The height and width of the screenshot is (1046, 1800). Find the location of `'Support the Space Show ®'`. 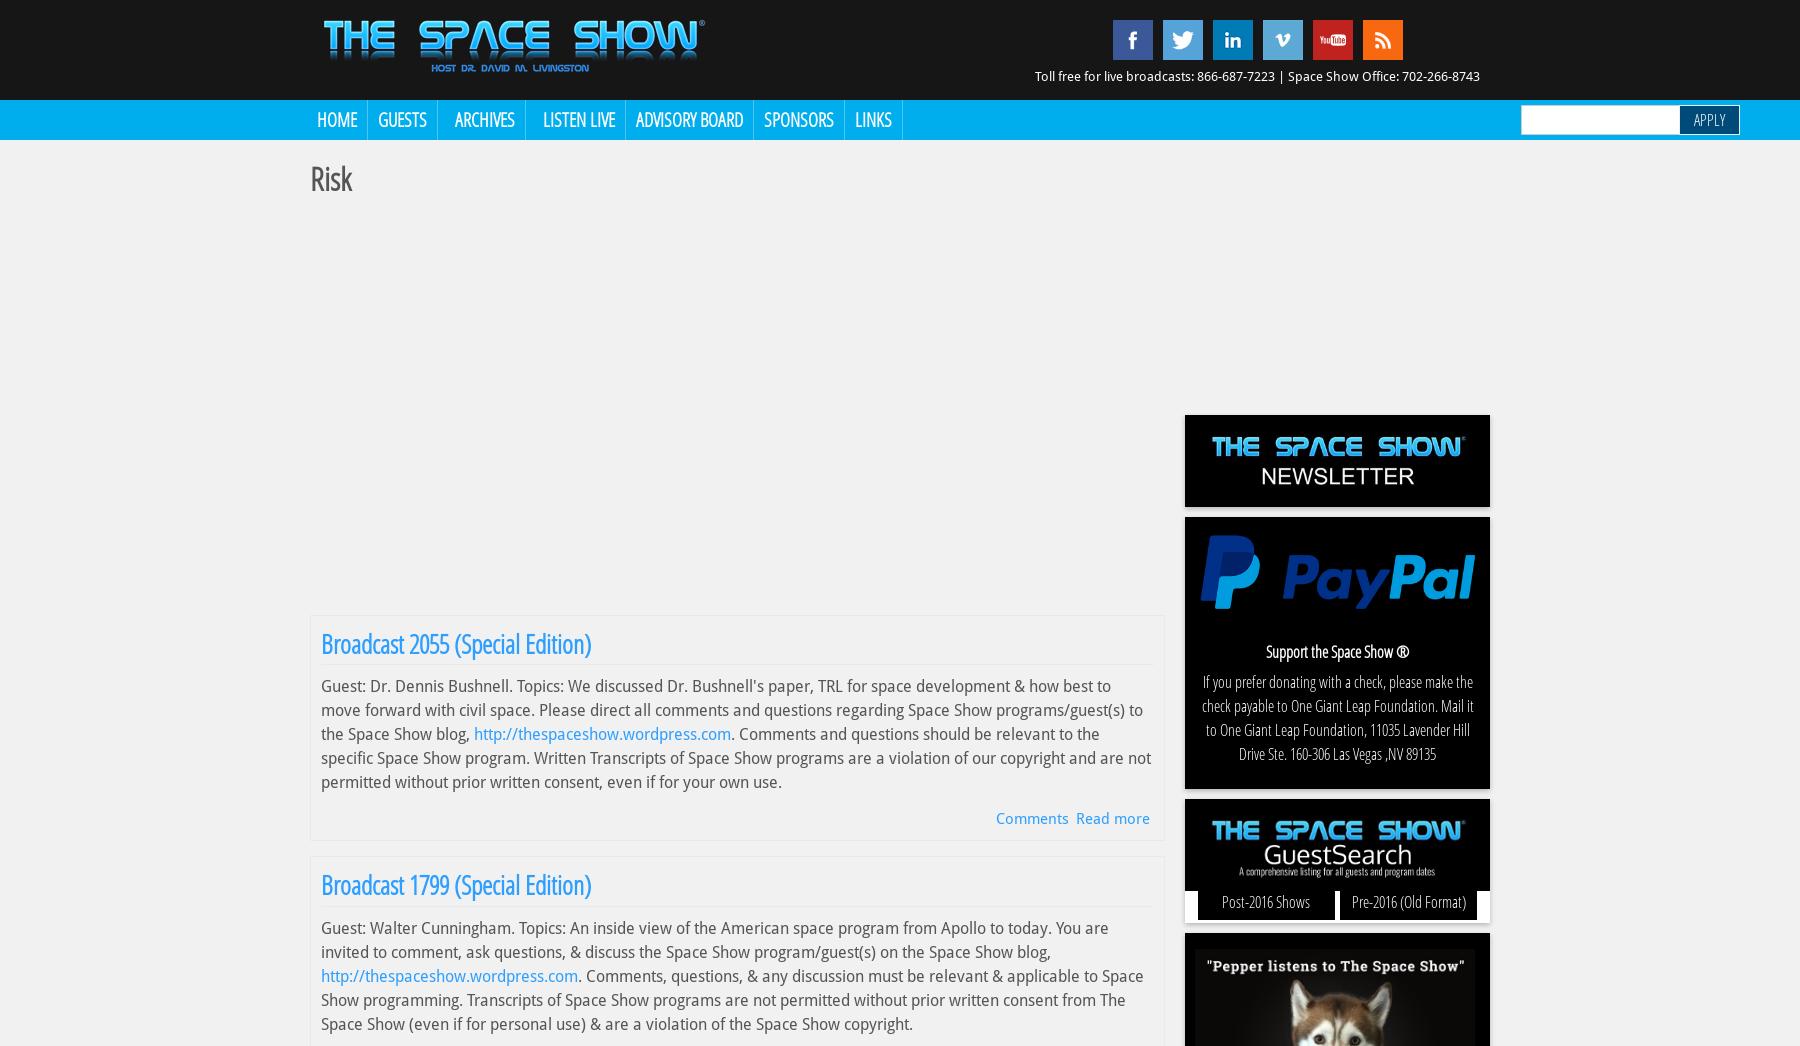

'Support the Space Show ®' is located at coordinates (1337, 650).